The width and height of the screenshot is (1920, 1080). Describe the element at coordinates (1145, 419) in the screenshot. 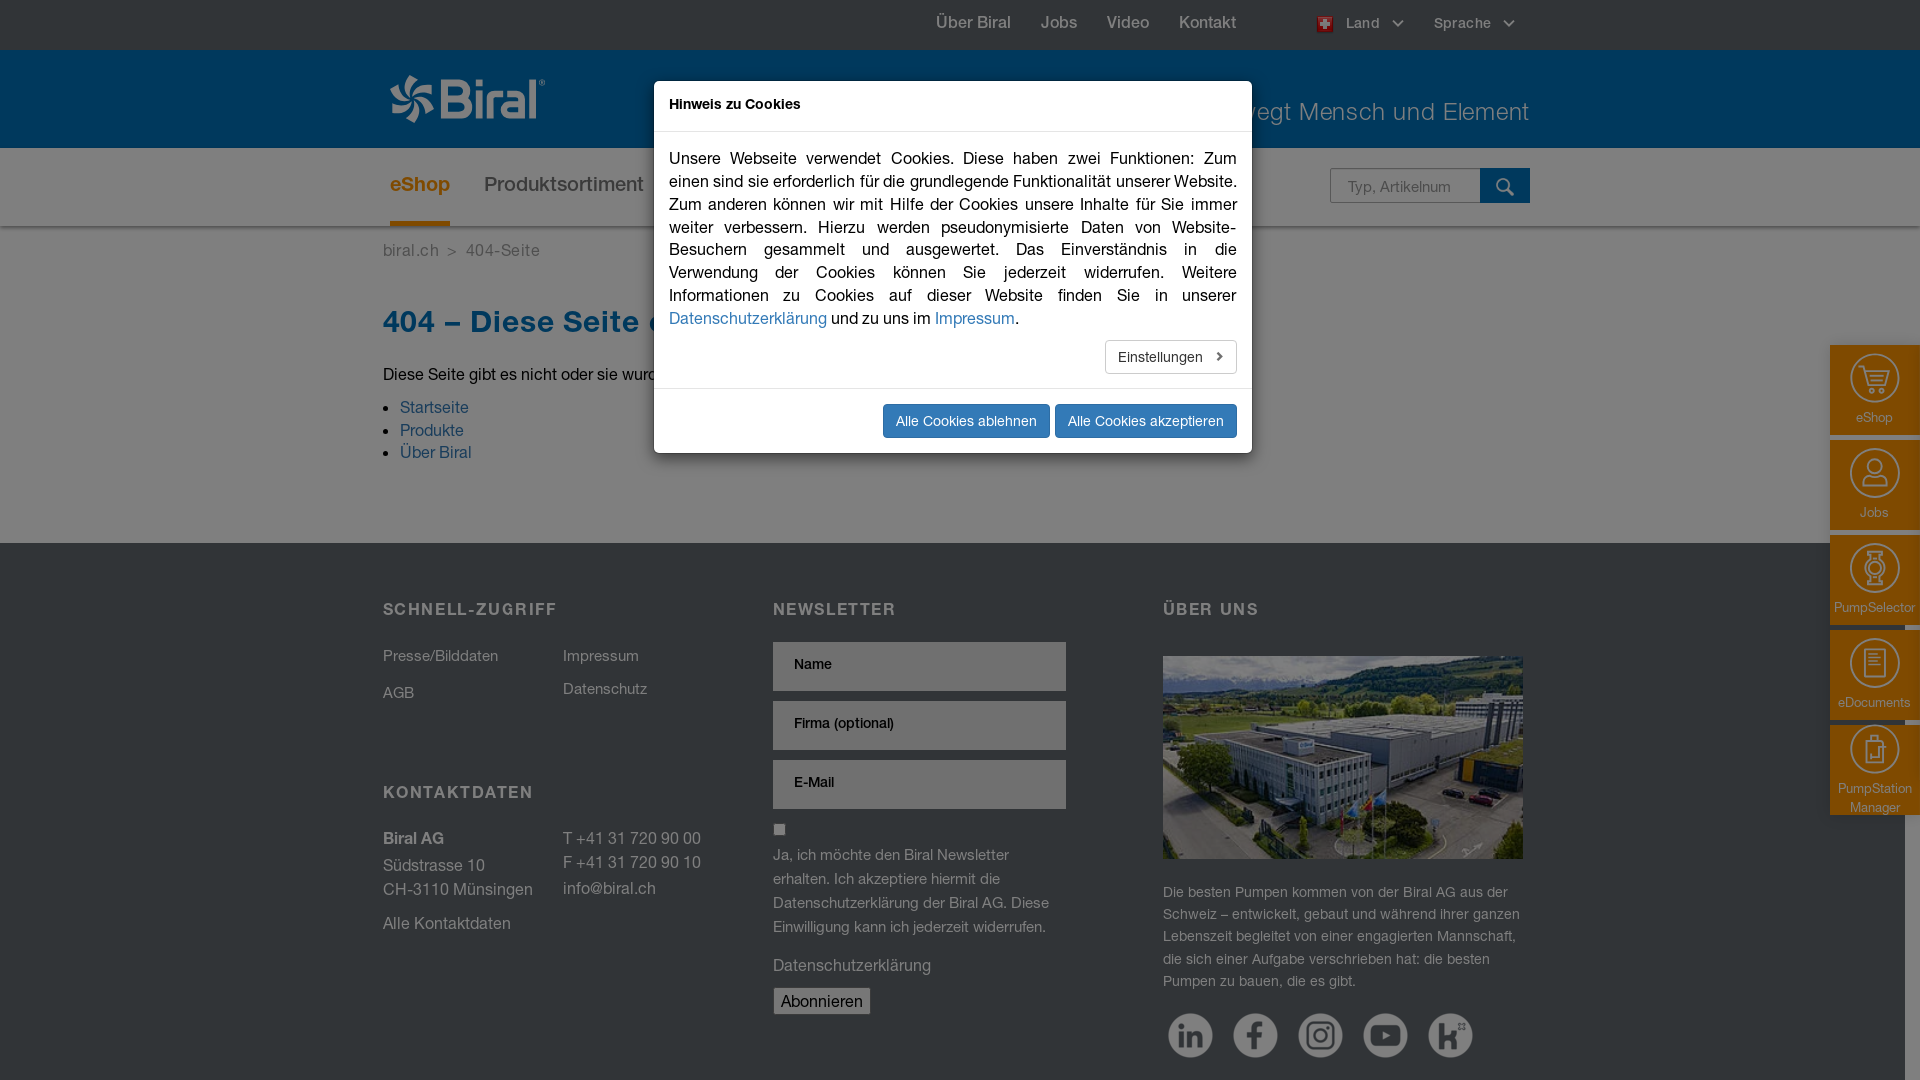

I see `'Alle Cookies akzeptieren'` at that location.